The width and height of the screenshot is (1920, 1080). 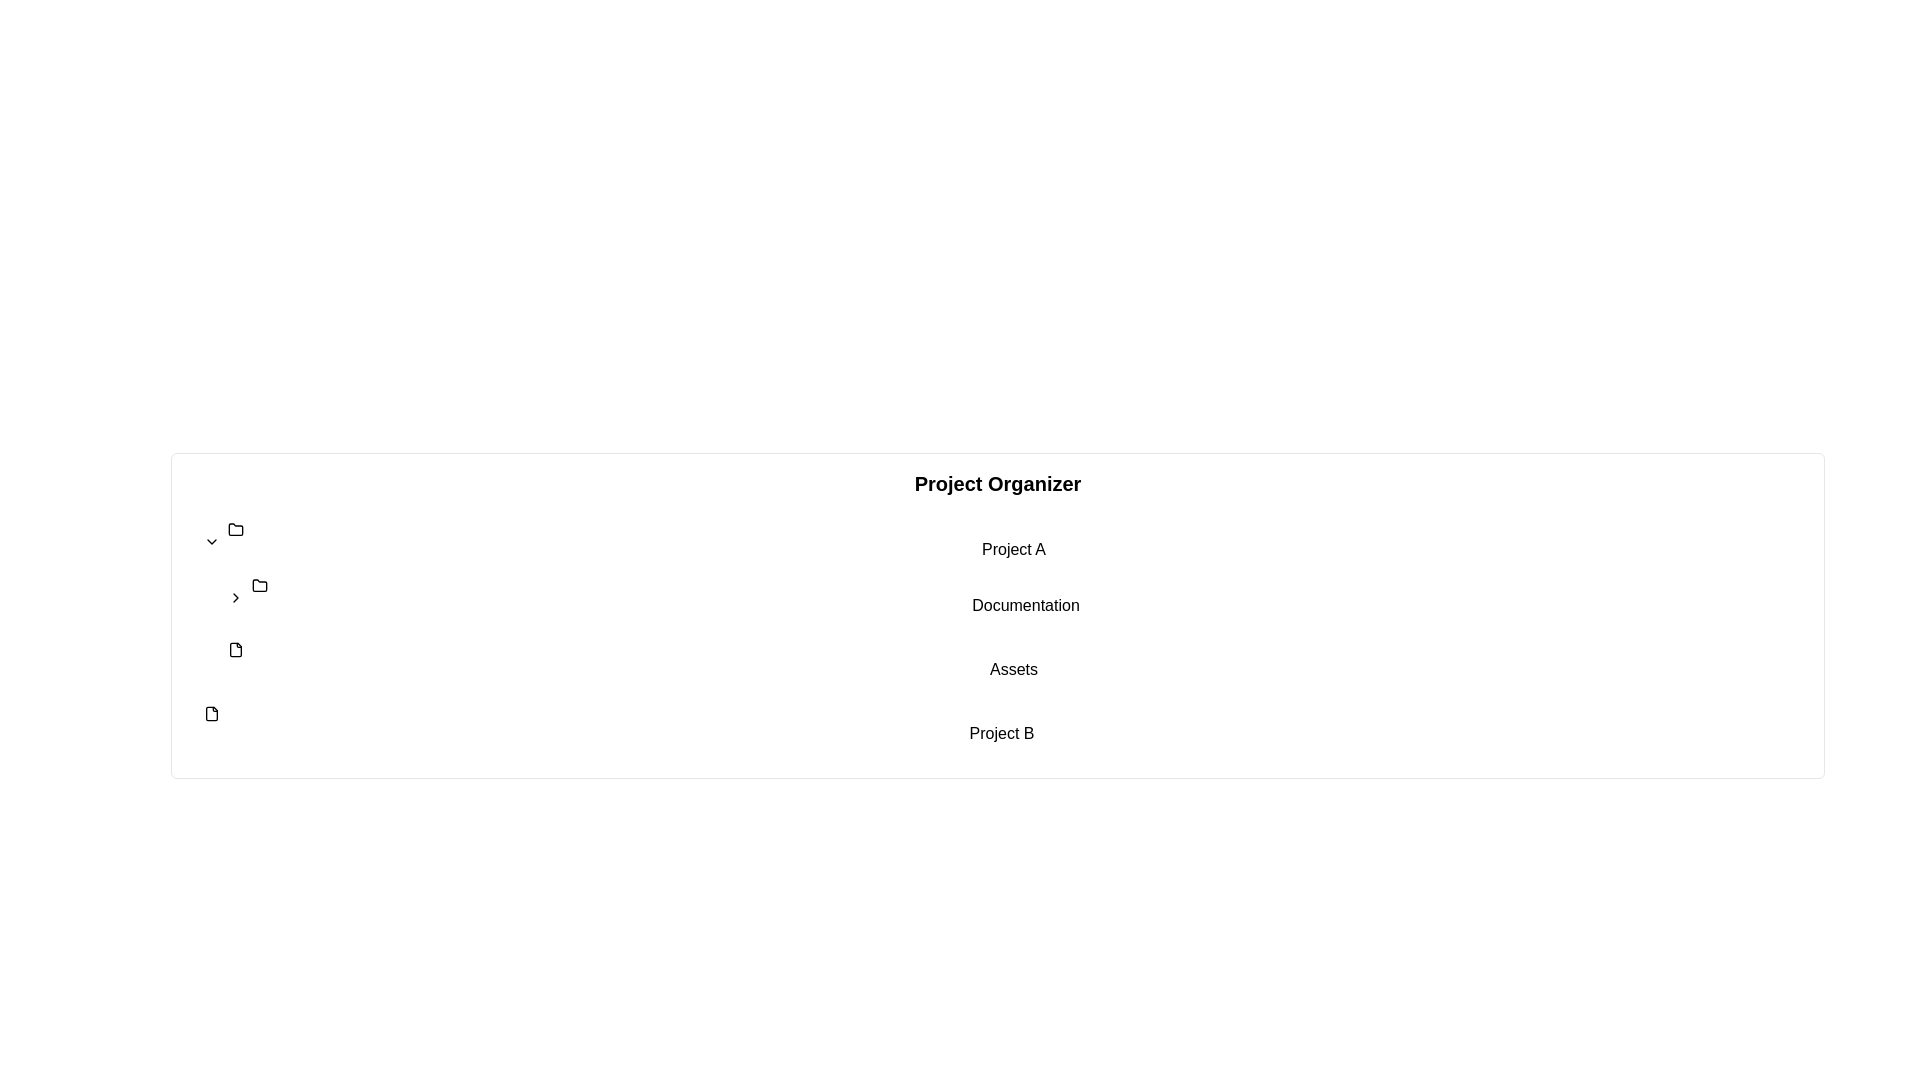 What do you see at coordinates (211, 712) in the screenshot?
I see `the file icon for 'Project B' located at the leftmost side of the row in the project organizer` at bounding box center [211, 712].